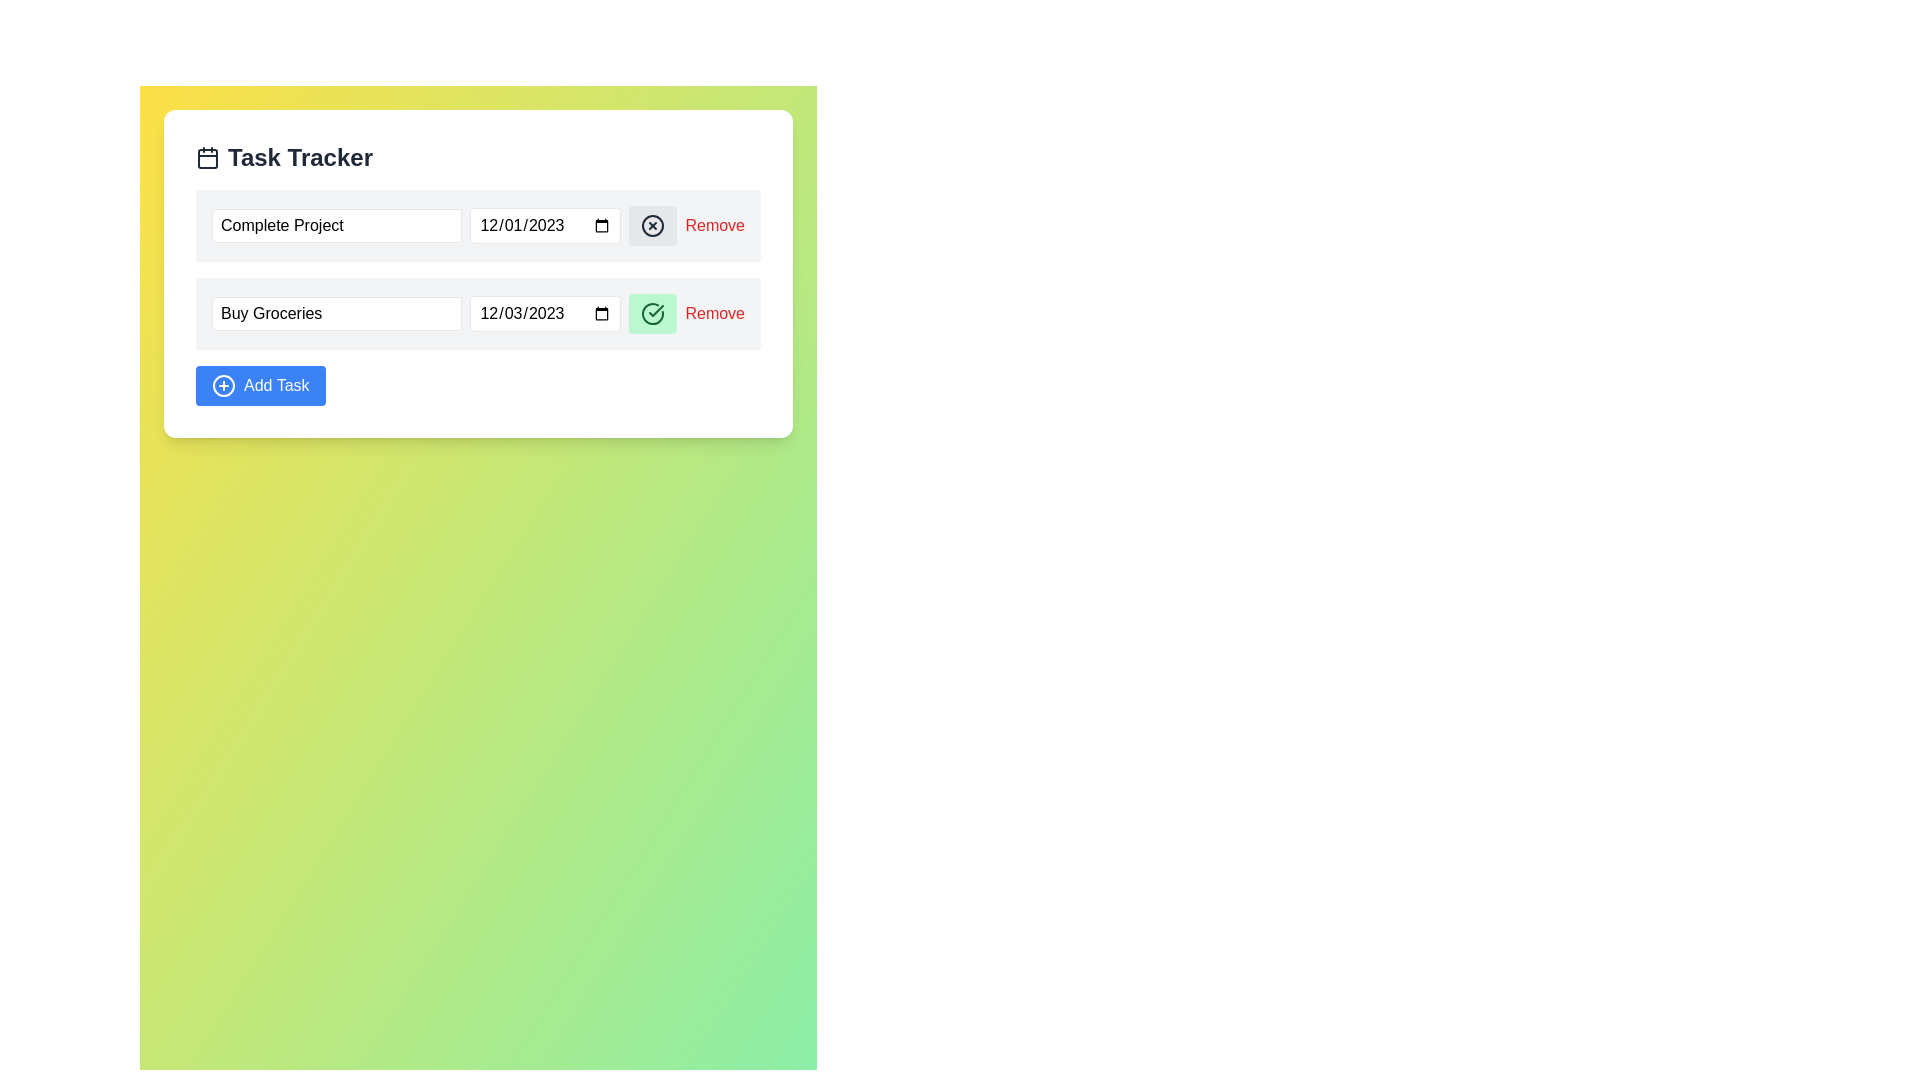  I want to click on the circular gray button with an 'X' icon to clear or remove a task, which is located to the right of the date input field and adjacent to the 'Remove' text button, so click(653, 225).